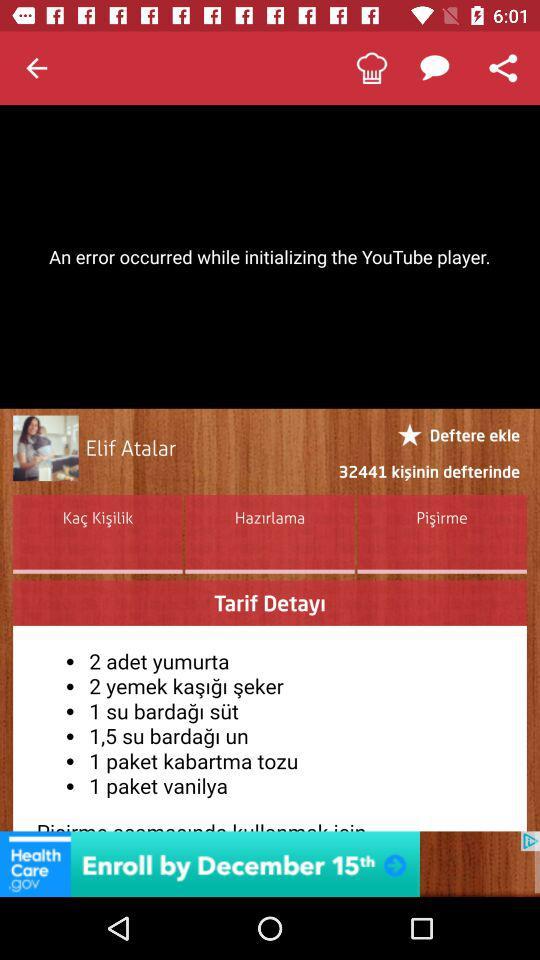 Image resolution: width=540 pixels, height=960 pixels. What do you see at coordinates (270, 863) in the screenshot?
I see `open advertisement` at bounding box center [270, 863].